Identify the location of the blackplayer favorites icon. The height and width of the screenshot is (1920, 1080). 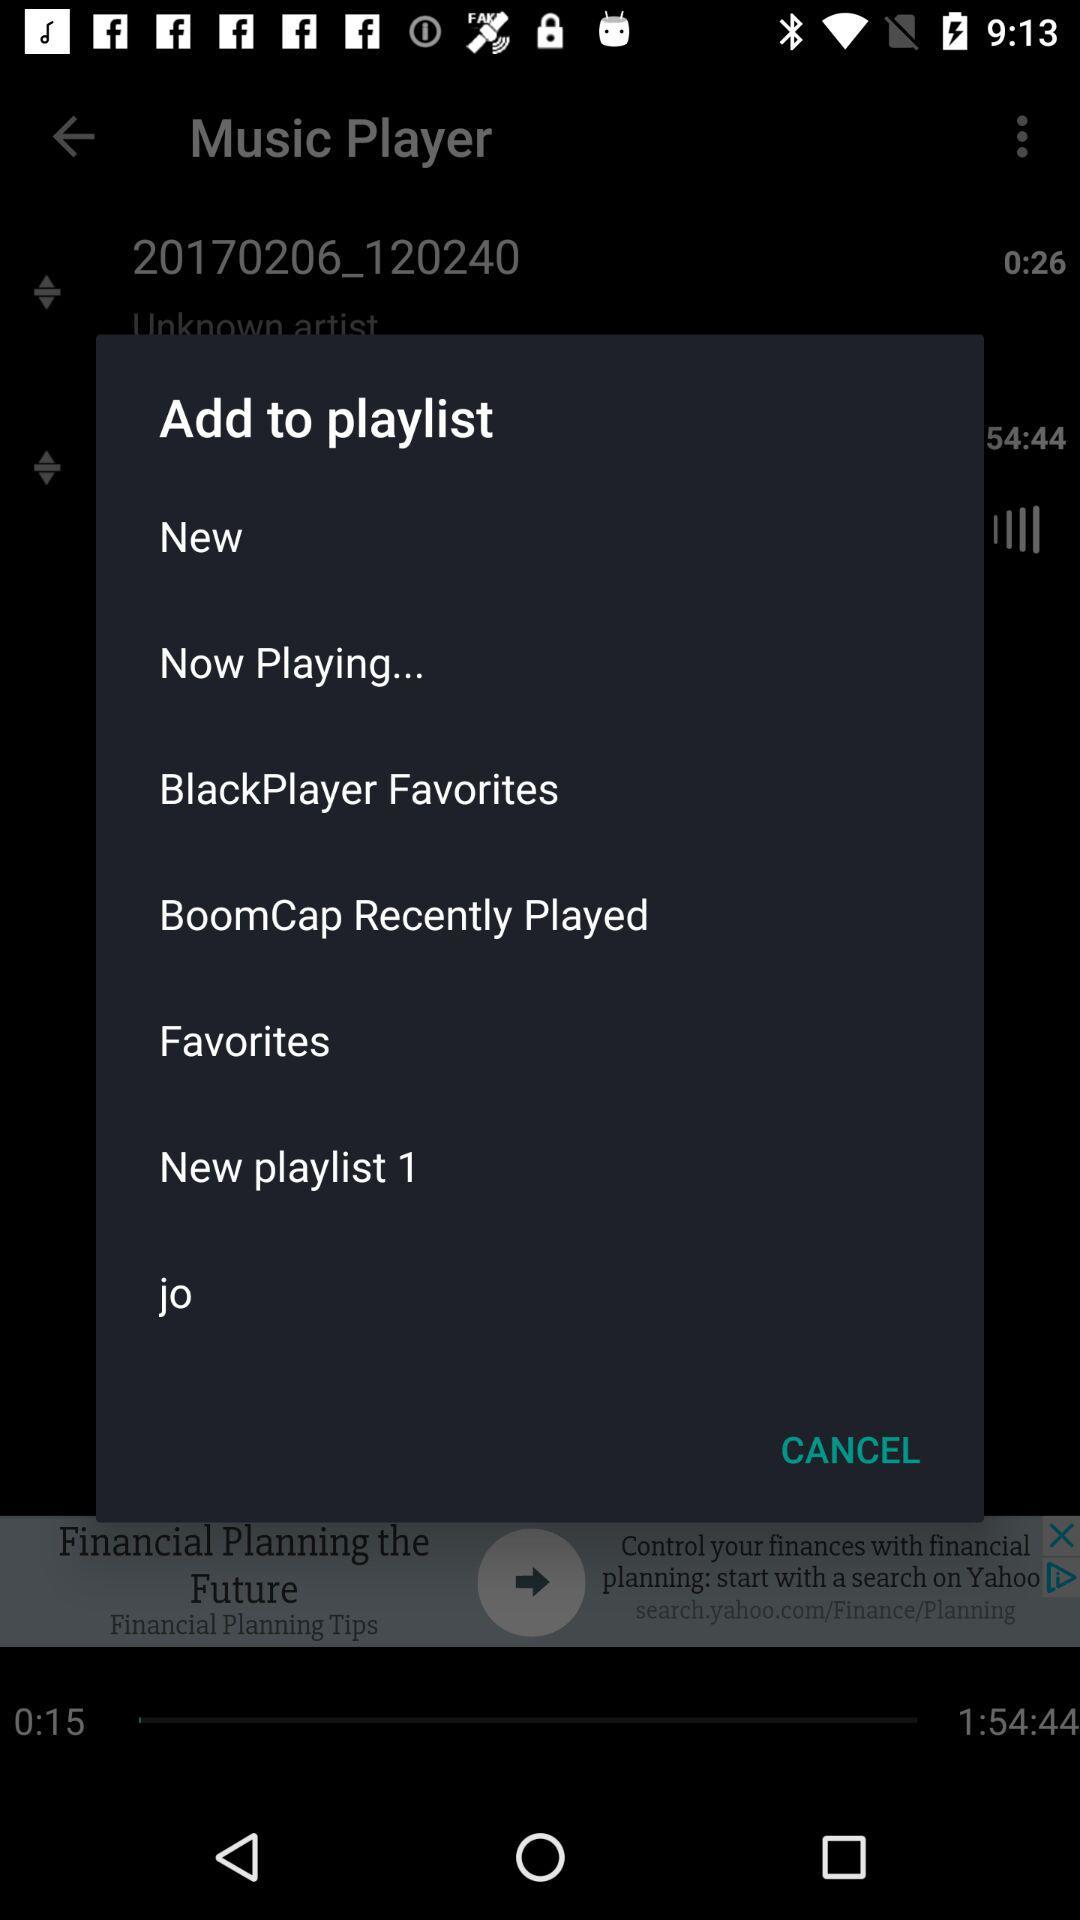
(540, 786).